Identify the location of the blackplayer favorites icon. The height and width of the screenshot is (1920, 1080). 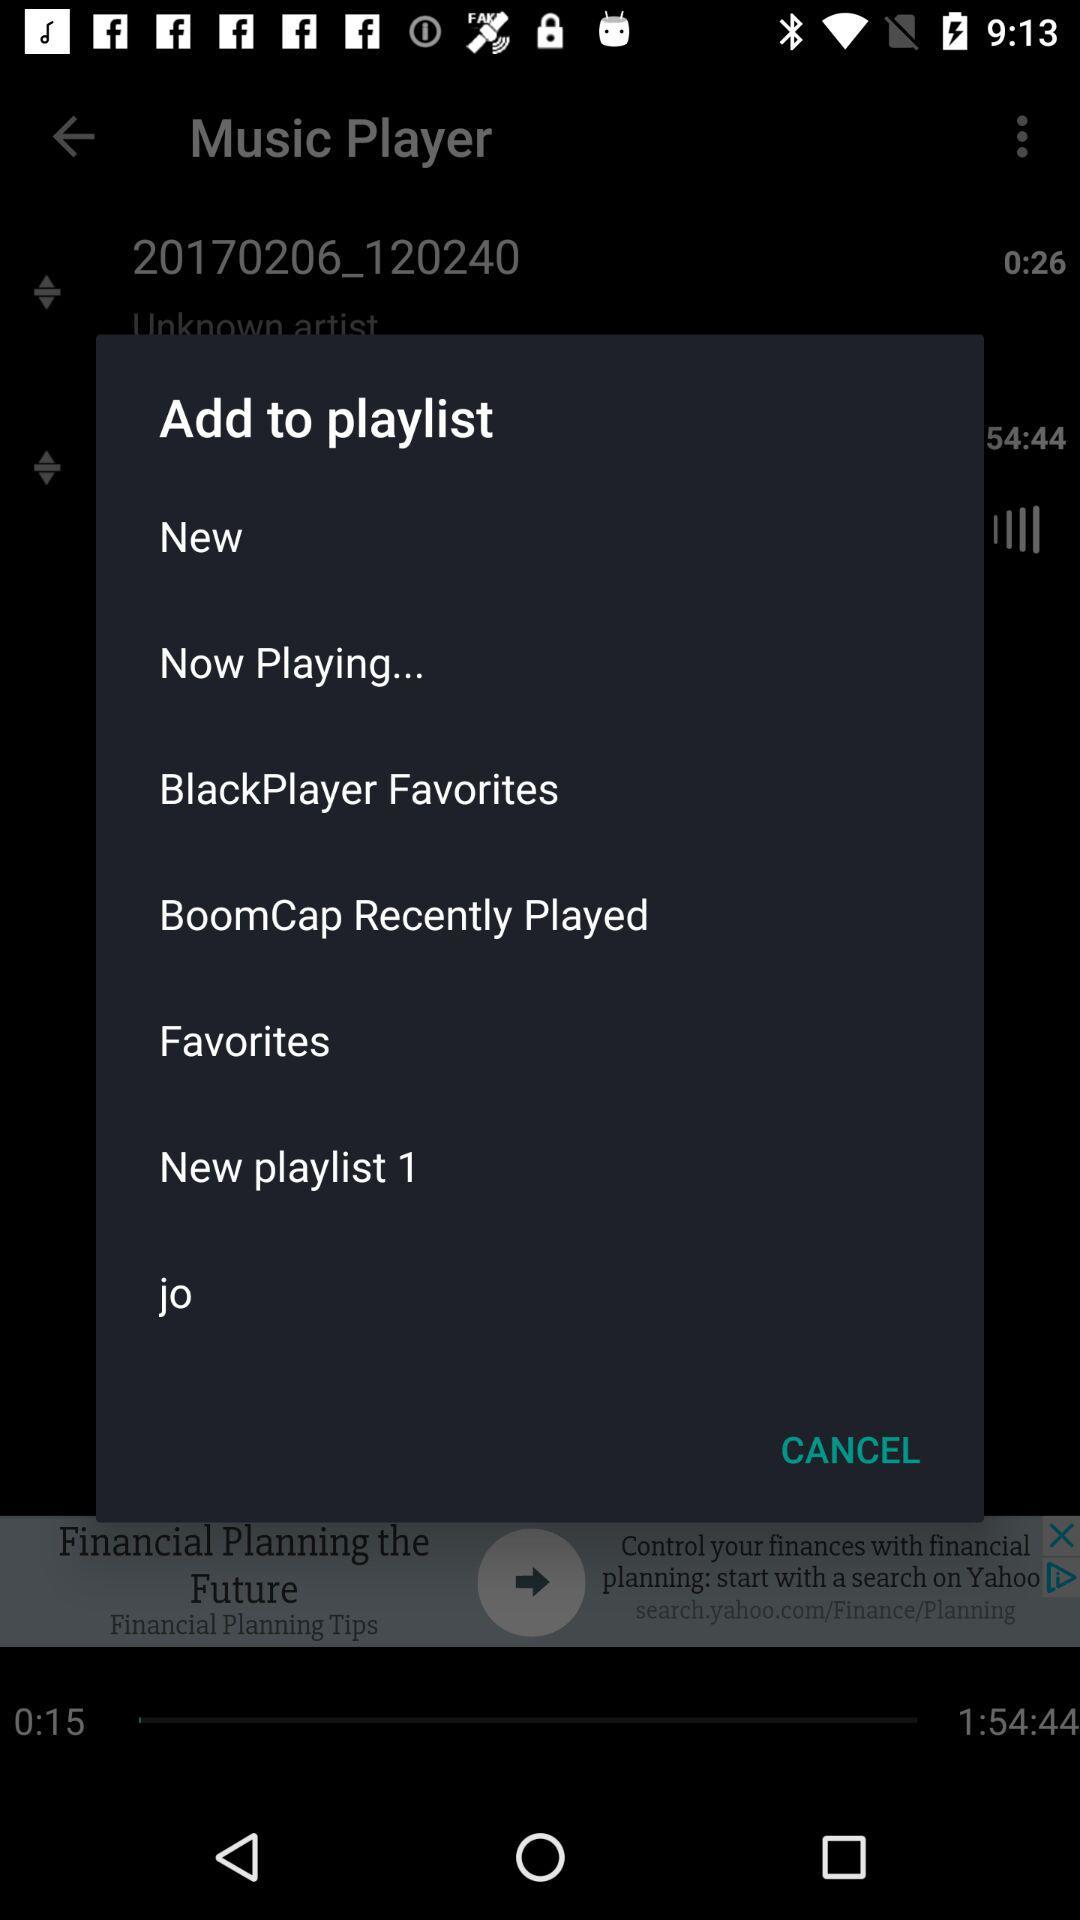
(540, 786).